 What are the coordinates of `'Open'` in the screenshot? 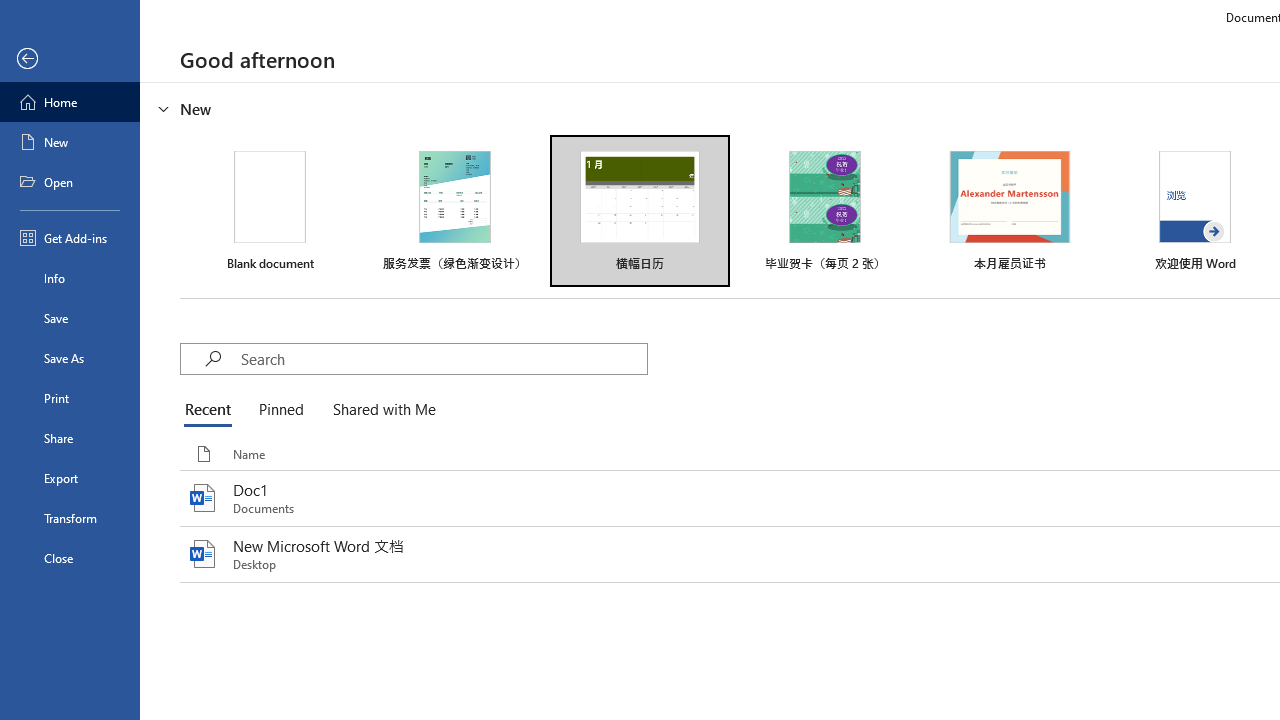 It's located at (69, 182).